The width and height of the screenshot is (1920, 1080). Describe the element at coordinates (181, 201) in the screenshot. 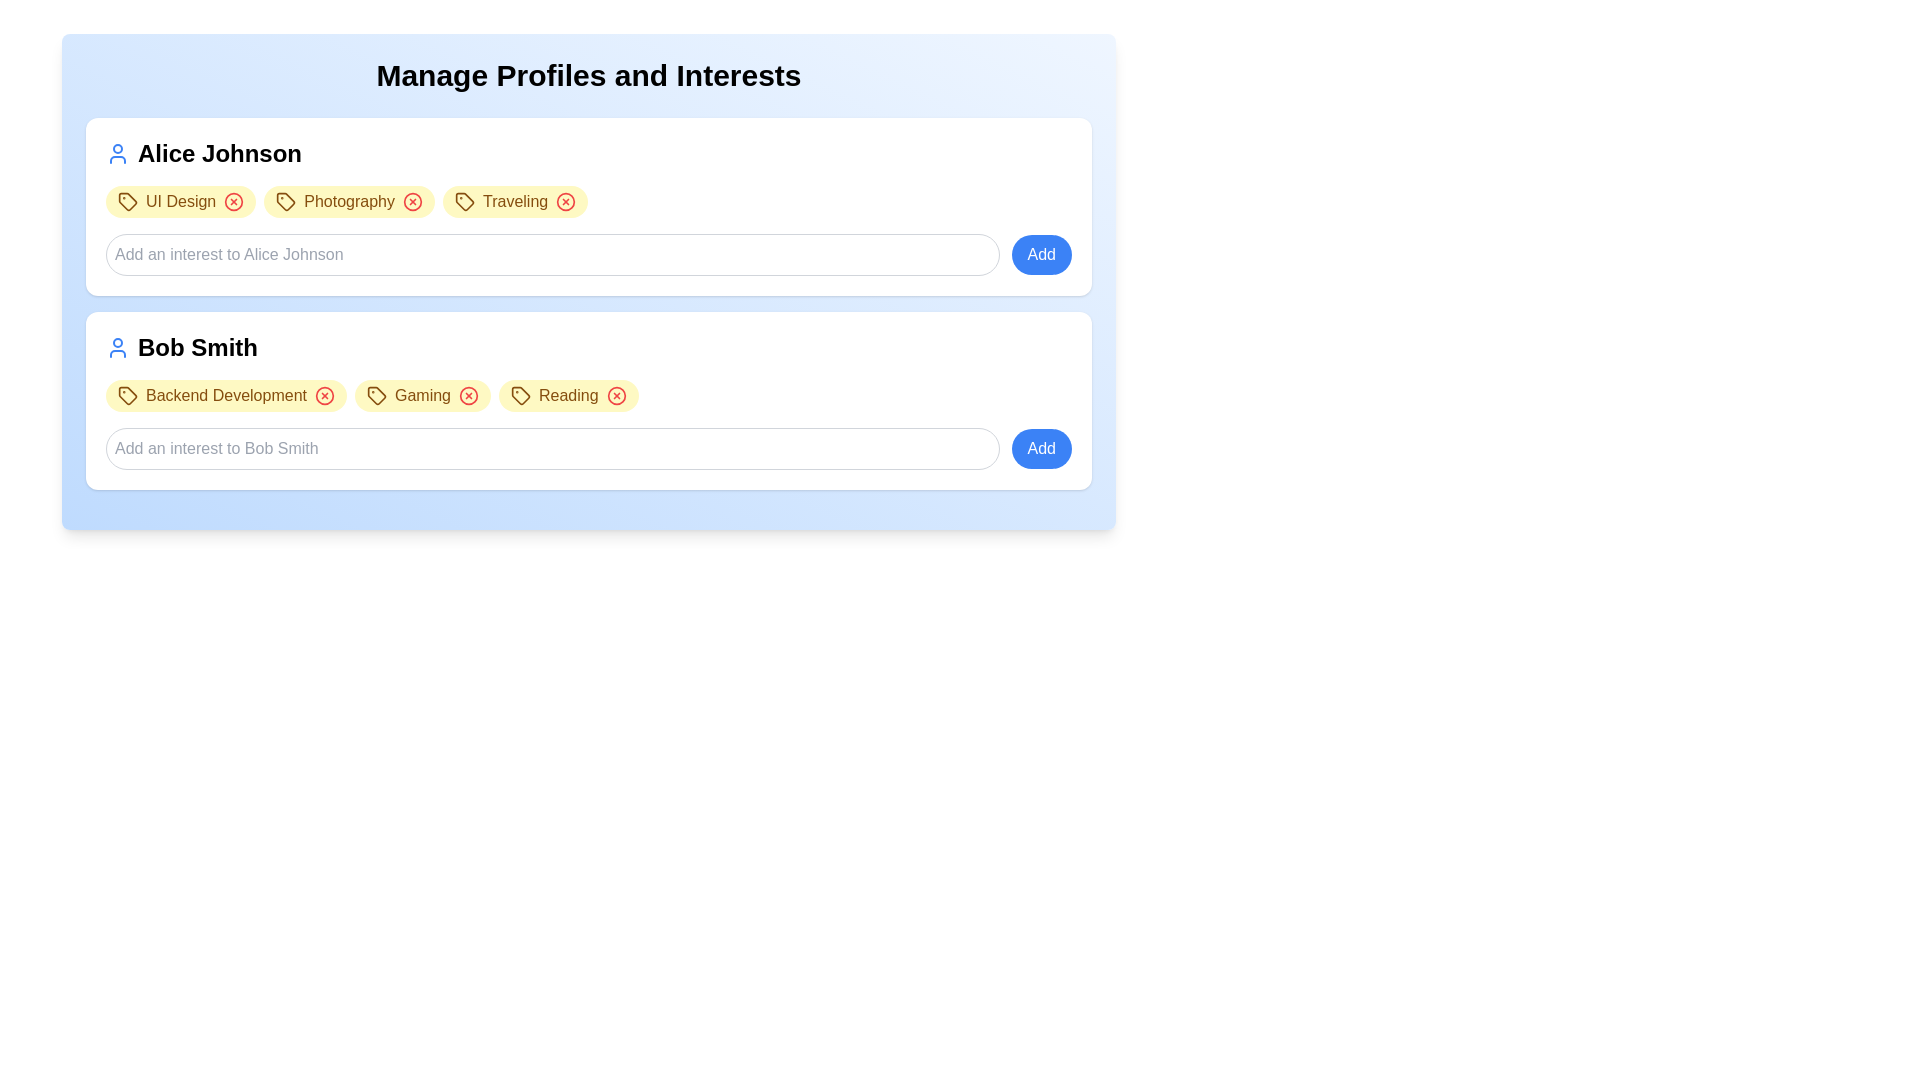

I see `the pill-shaped tag with a yellow background labeled 'UI Design'` at that location.